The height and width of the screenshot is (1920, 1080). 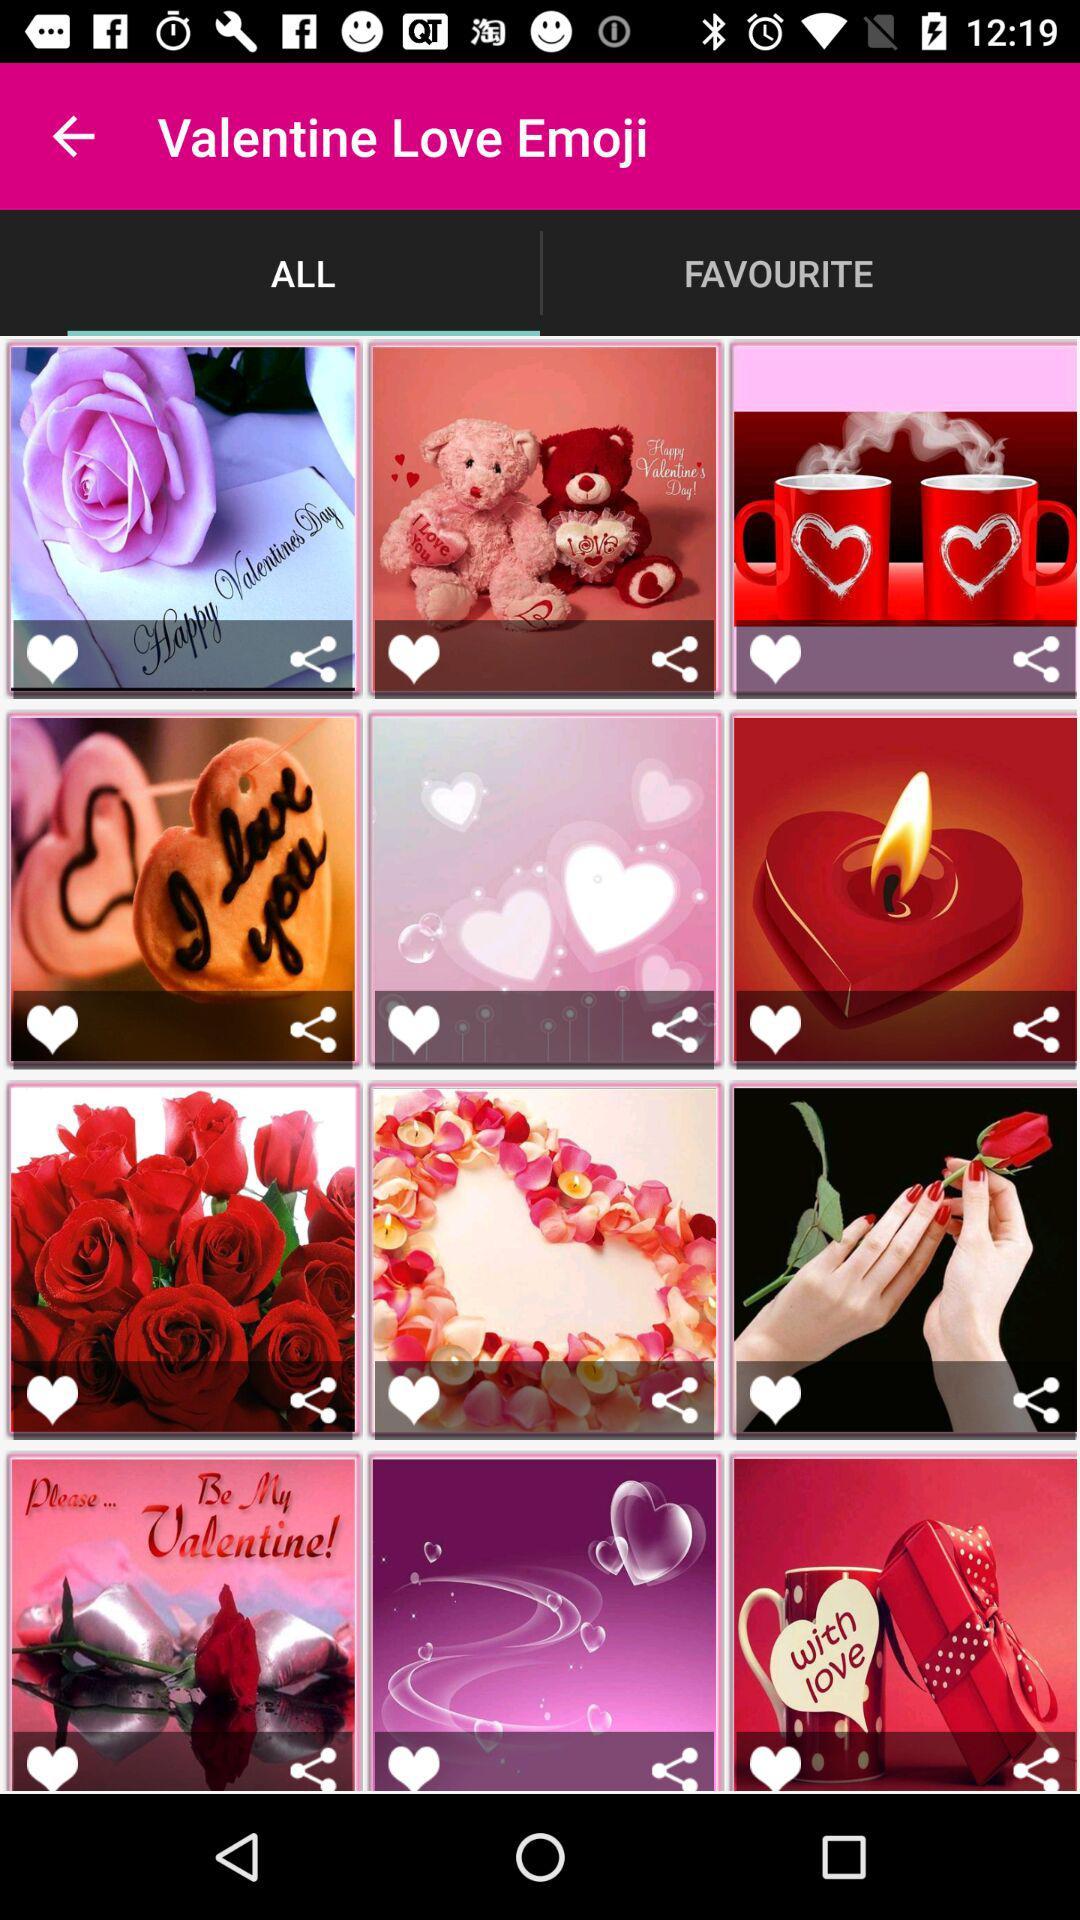 What do you see at coordinates (51, 659) in the screenshot?
I see `this is a proposal card` at bounding box center [51, 659].